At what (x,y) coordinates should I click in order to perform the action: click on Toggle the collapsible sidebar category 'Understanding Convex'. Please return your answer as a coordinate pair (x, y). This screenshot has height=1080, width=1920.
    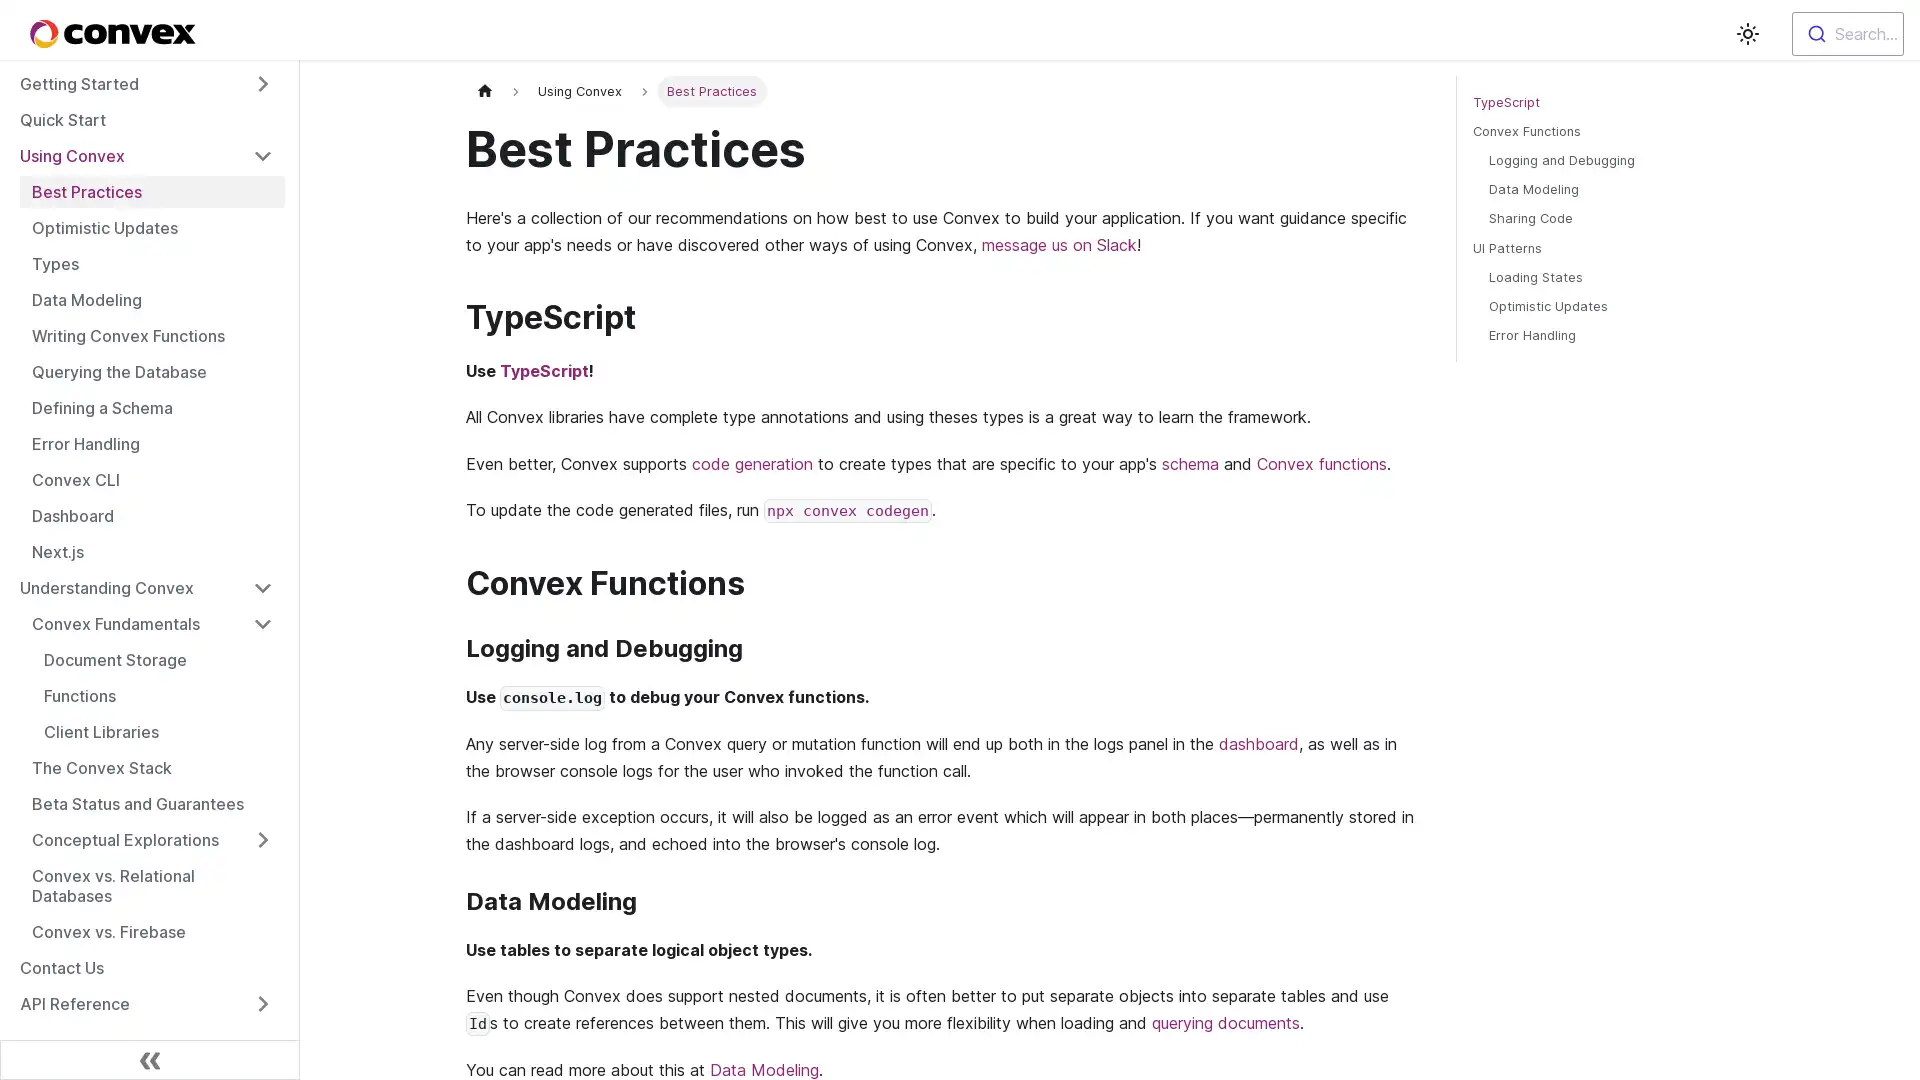
    Looking at the image, I should click on (262, 586).